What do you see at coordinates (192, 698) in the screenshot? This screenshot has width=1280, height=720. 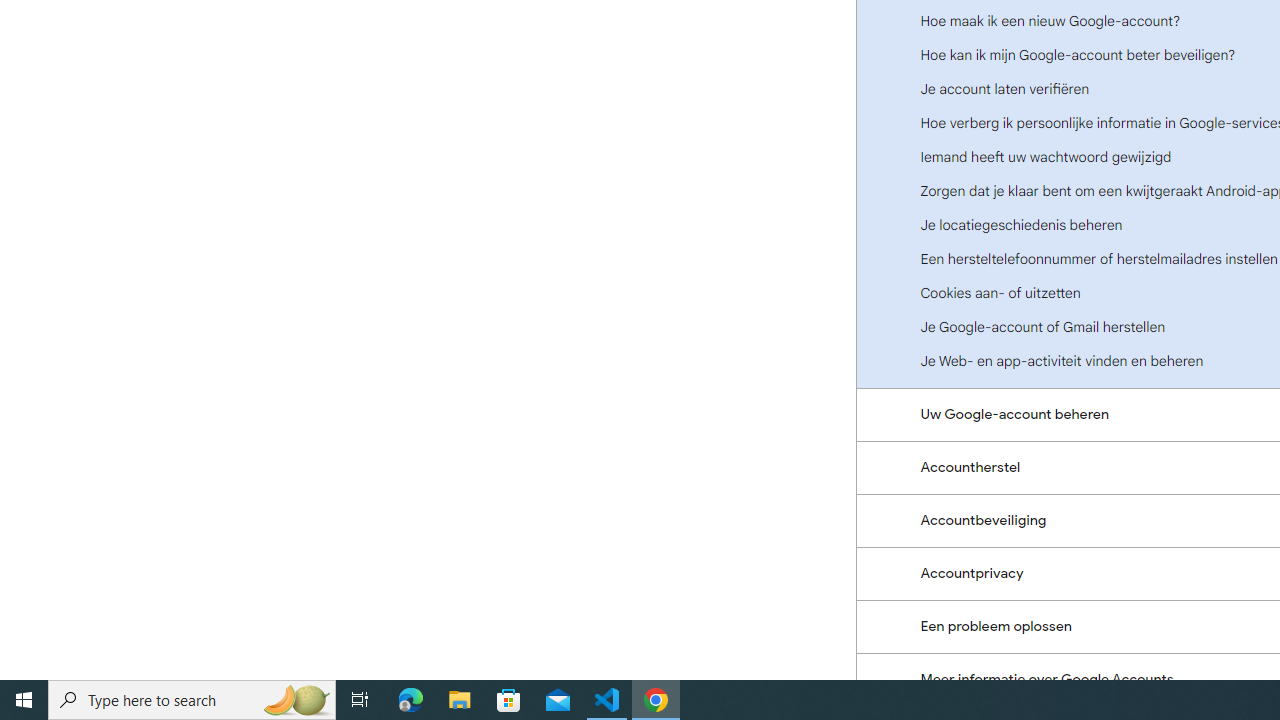 I see `'Type here to search'` at bounding box center [192, 698].